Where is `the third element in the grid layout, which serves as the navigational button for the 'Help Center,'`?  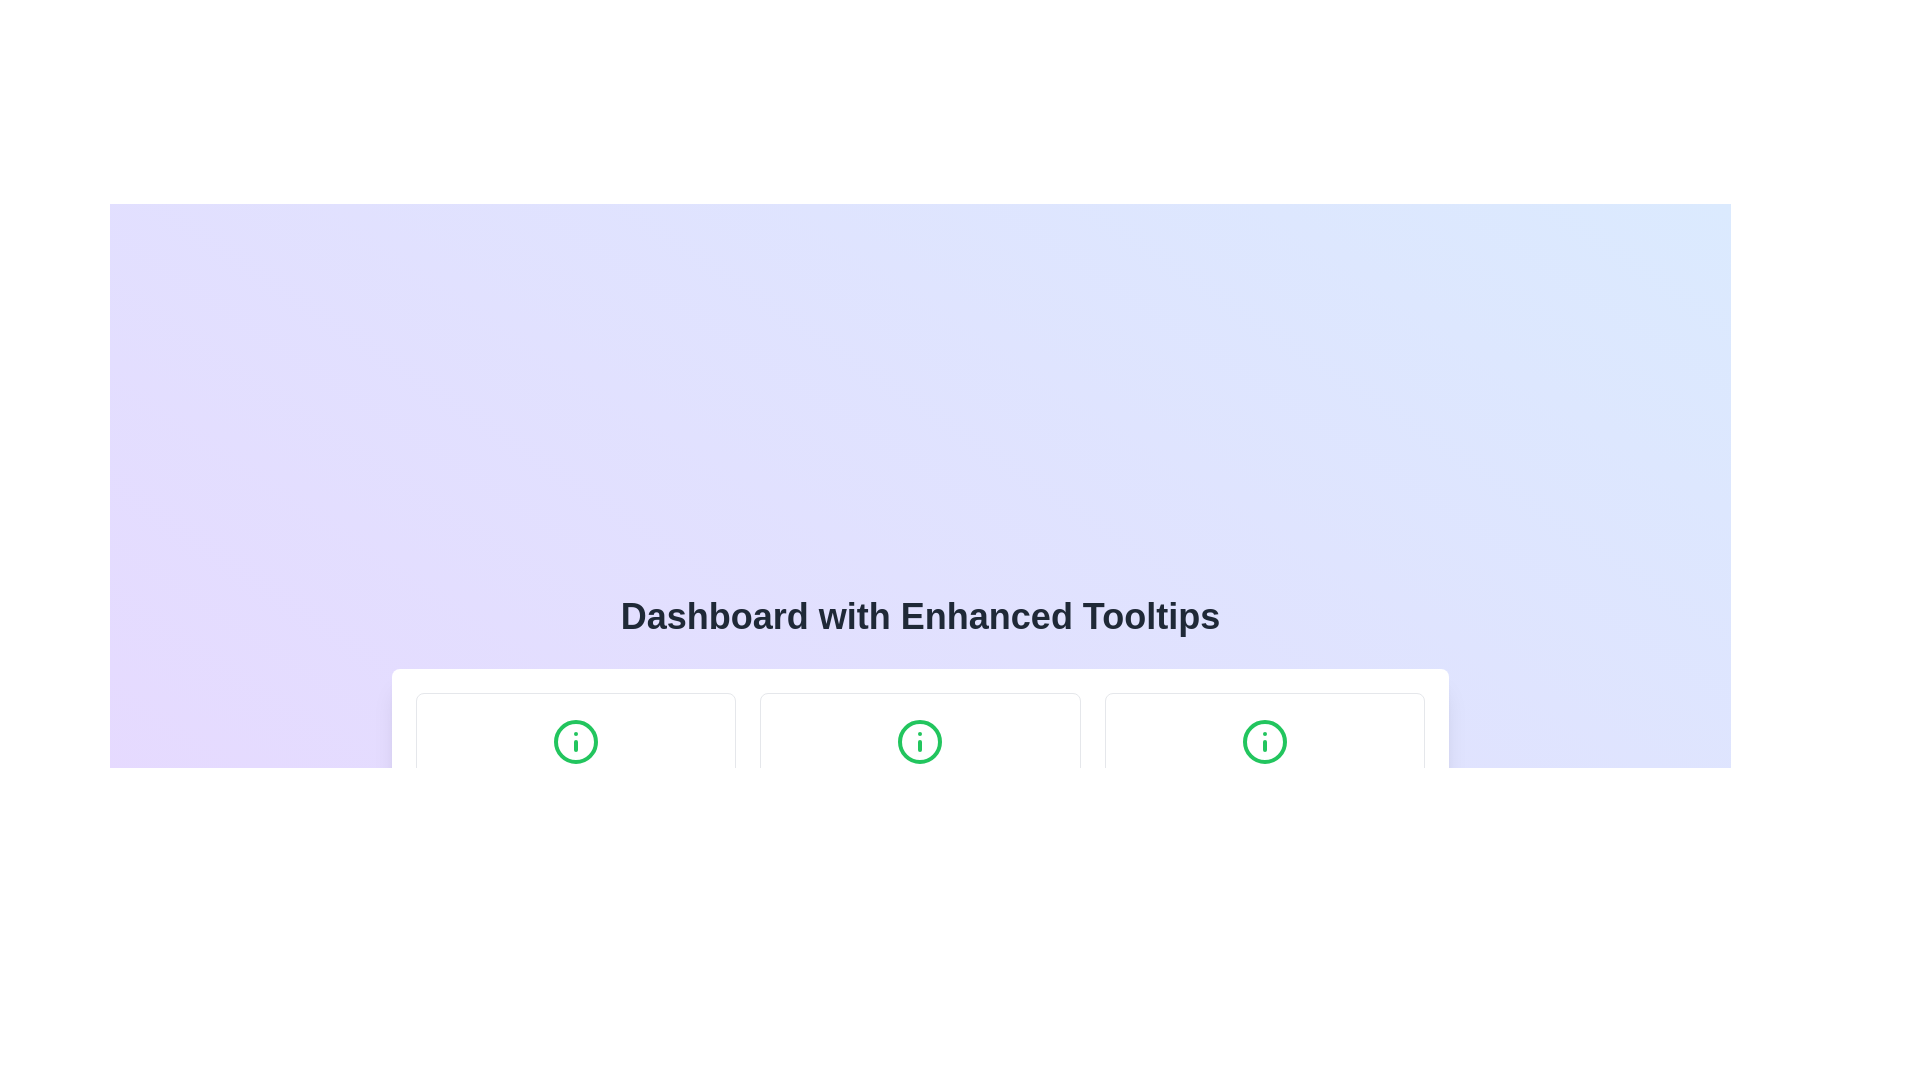 the third element in the grid layout, which serves as the navigational button for the 'Help Center,' is located at coordinates (1263, 778).